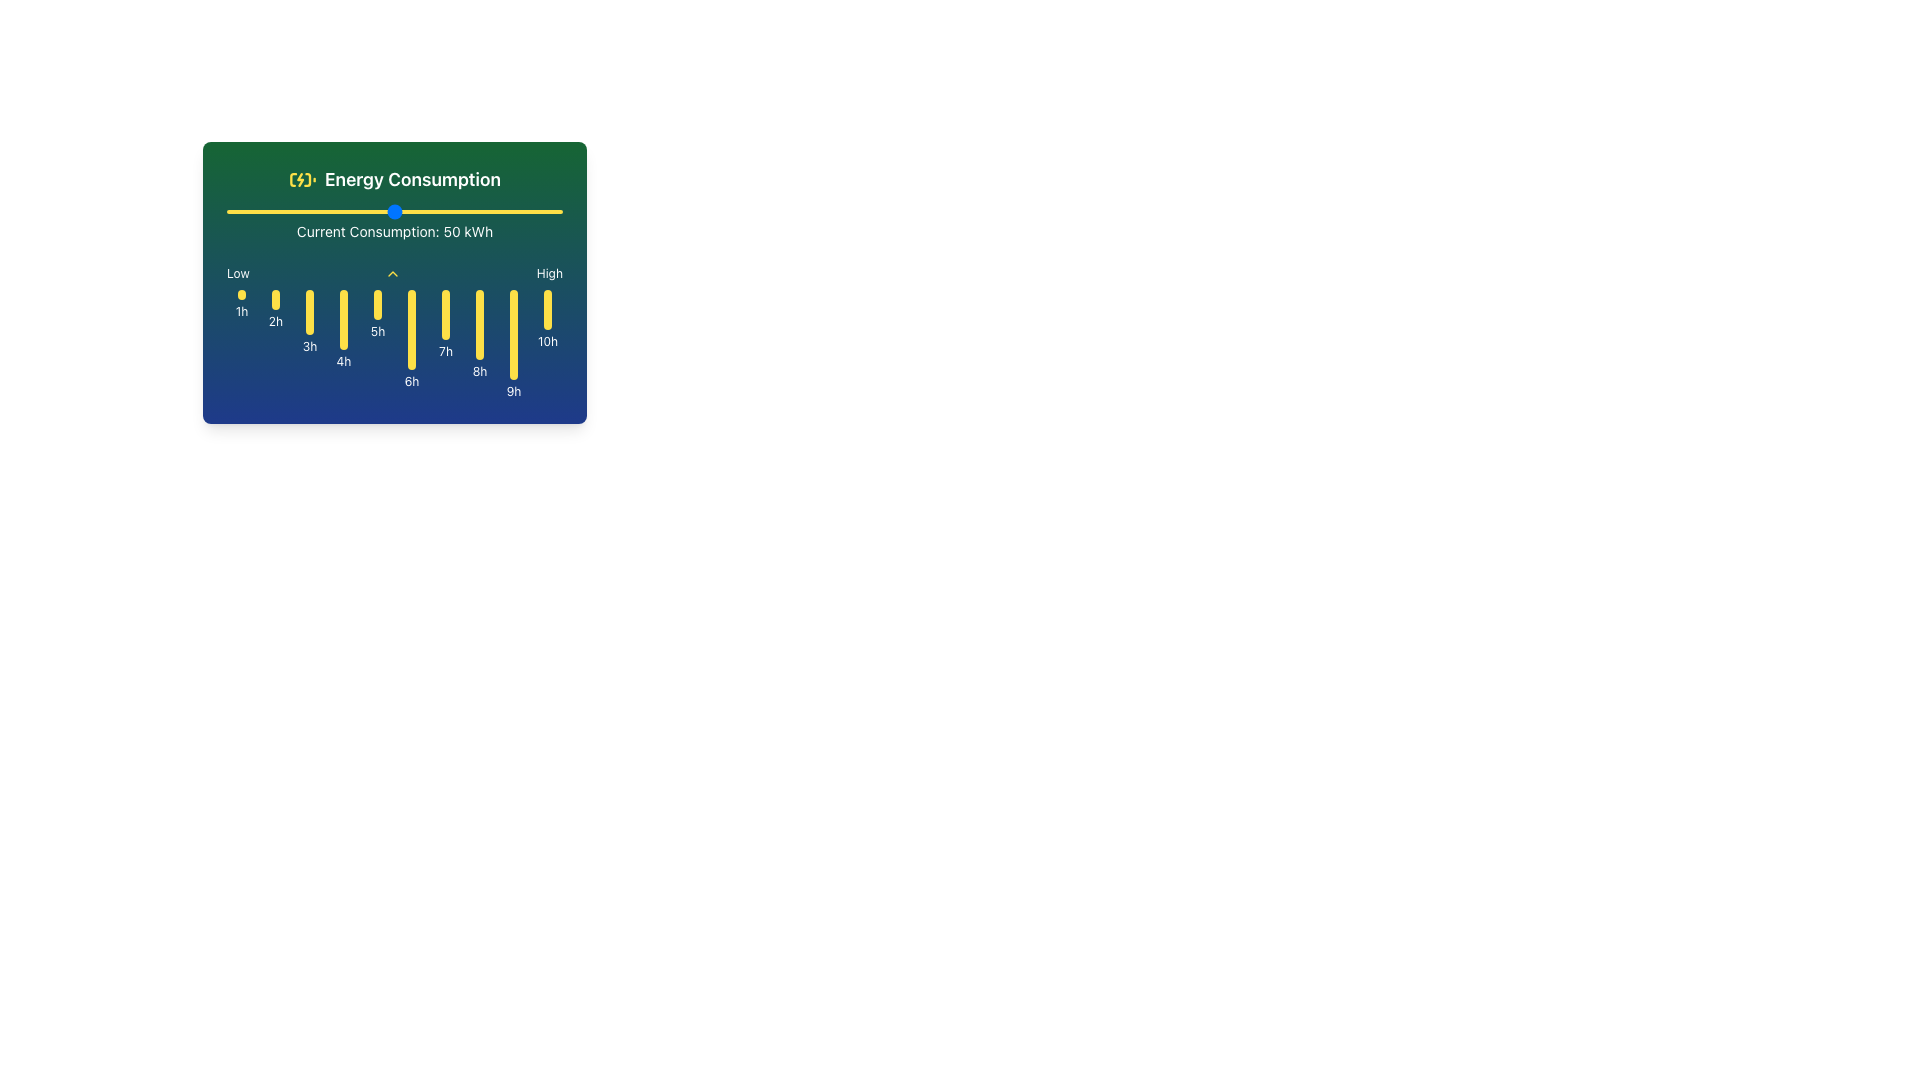 This screenshot has width=1920, height=1080. What do you see at coordinates (427, 213) in the screenshot?
I see `the energy consumption slider` at bounding box center [427, 213].